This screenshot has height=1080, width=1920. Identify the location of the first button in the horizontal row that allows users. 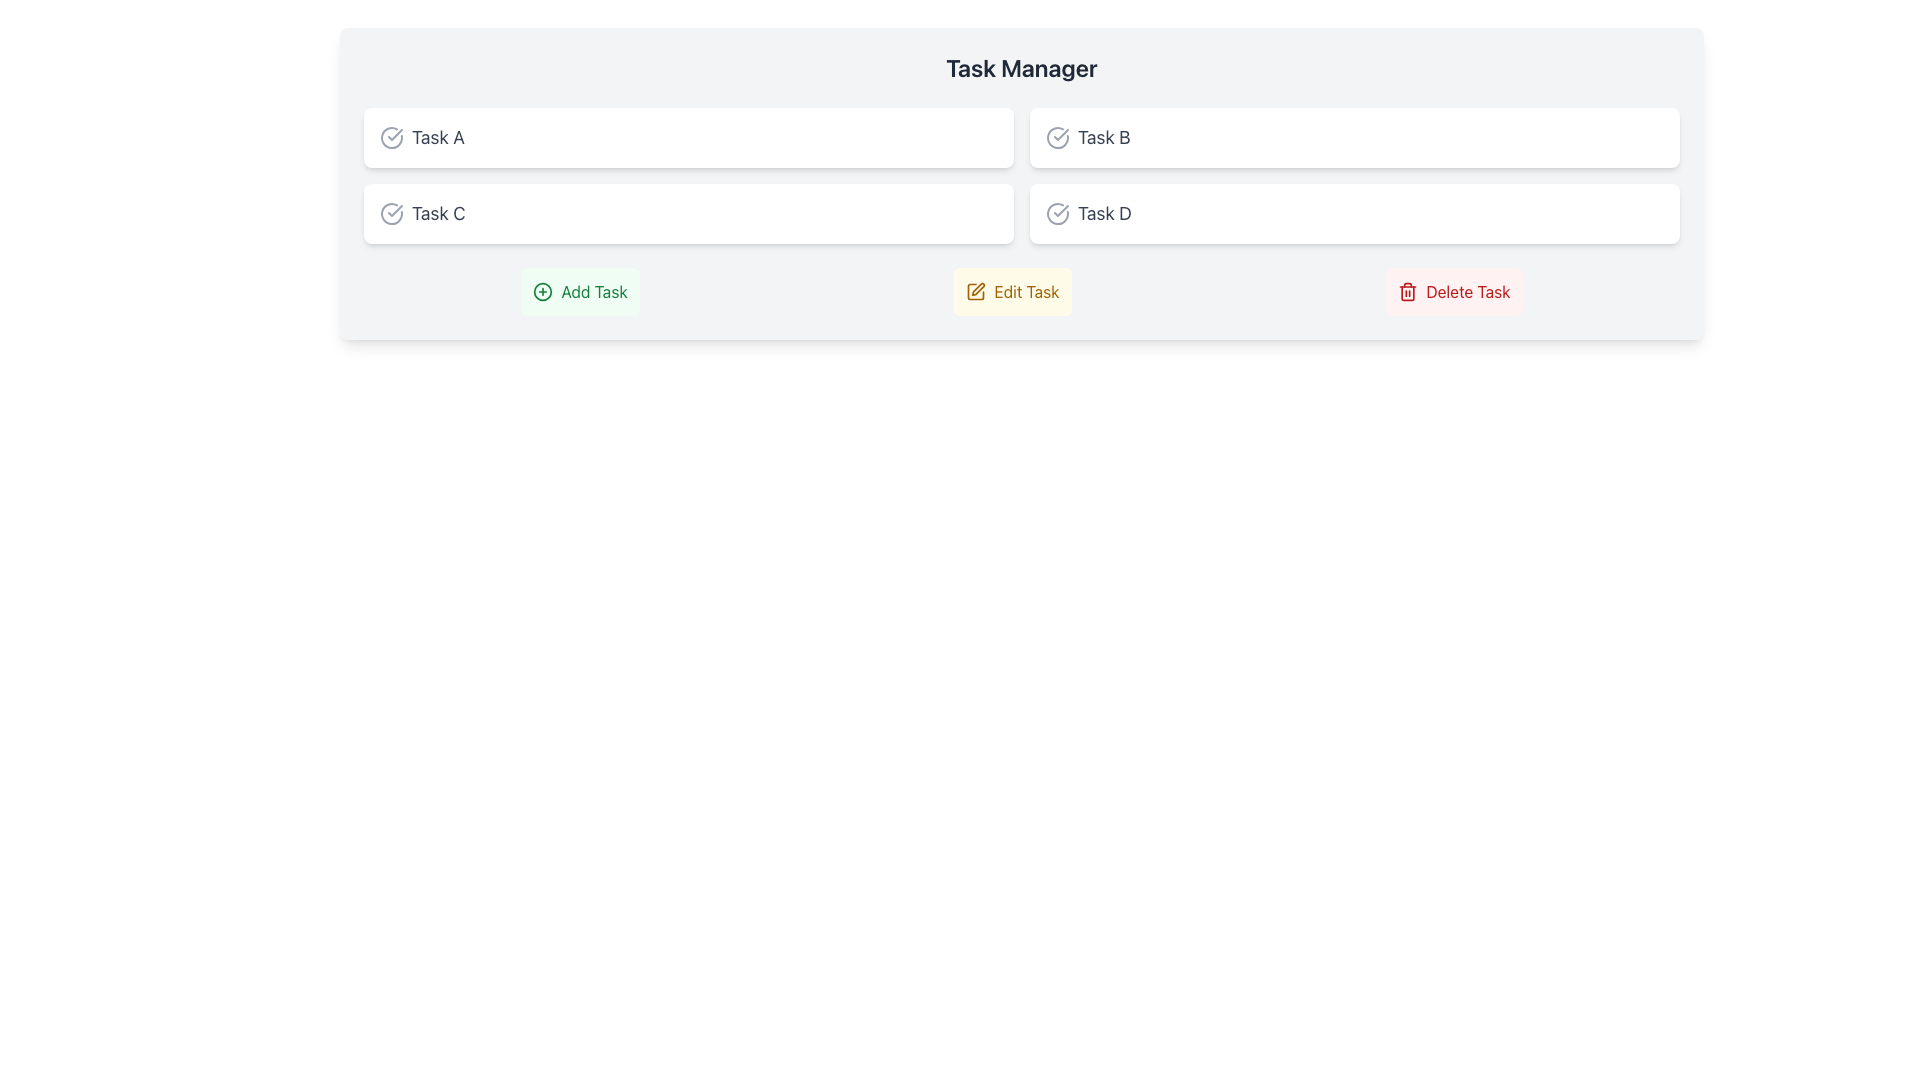
(579, 292).